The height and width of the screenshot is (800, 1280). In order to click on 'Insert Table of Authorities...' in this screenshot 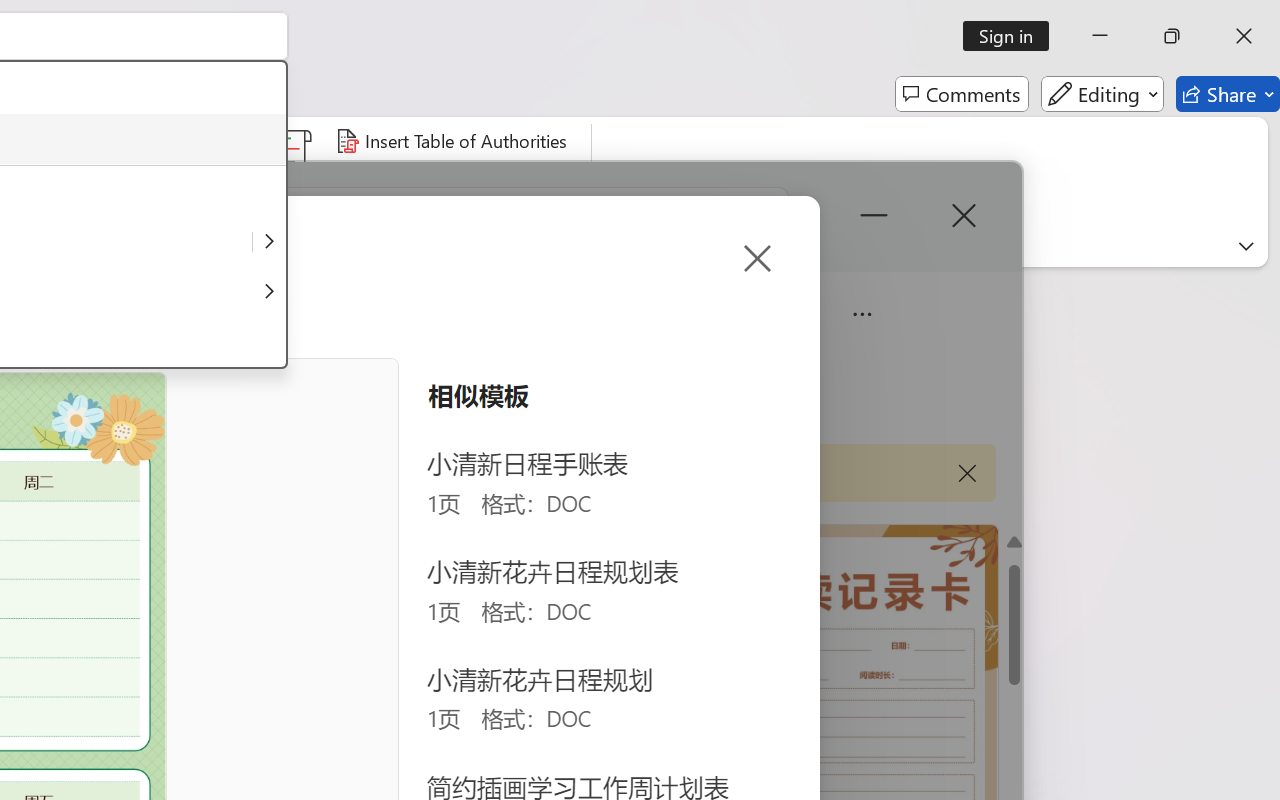, I will do `click(453, 141)`.